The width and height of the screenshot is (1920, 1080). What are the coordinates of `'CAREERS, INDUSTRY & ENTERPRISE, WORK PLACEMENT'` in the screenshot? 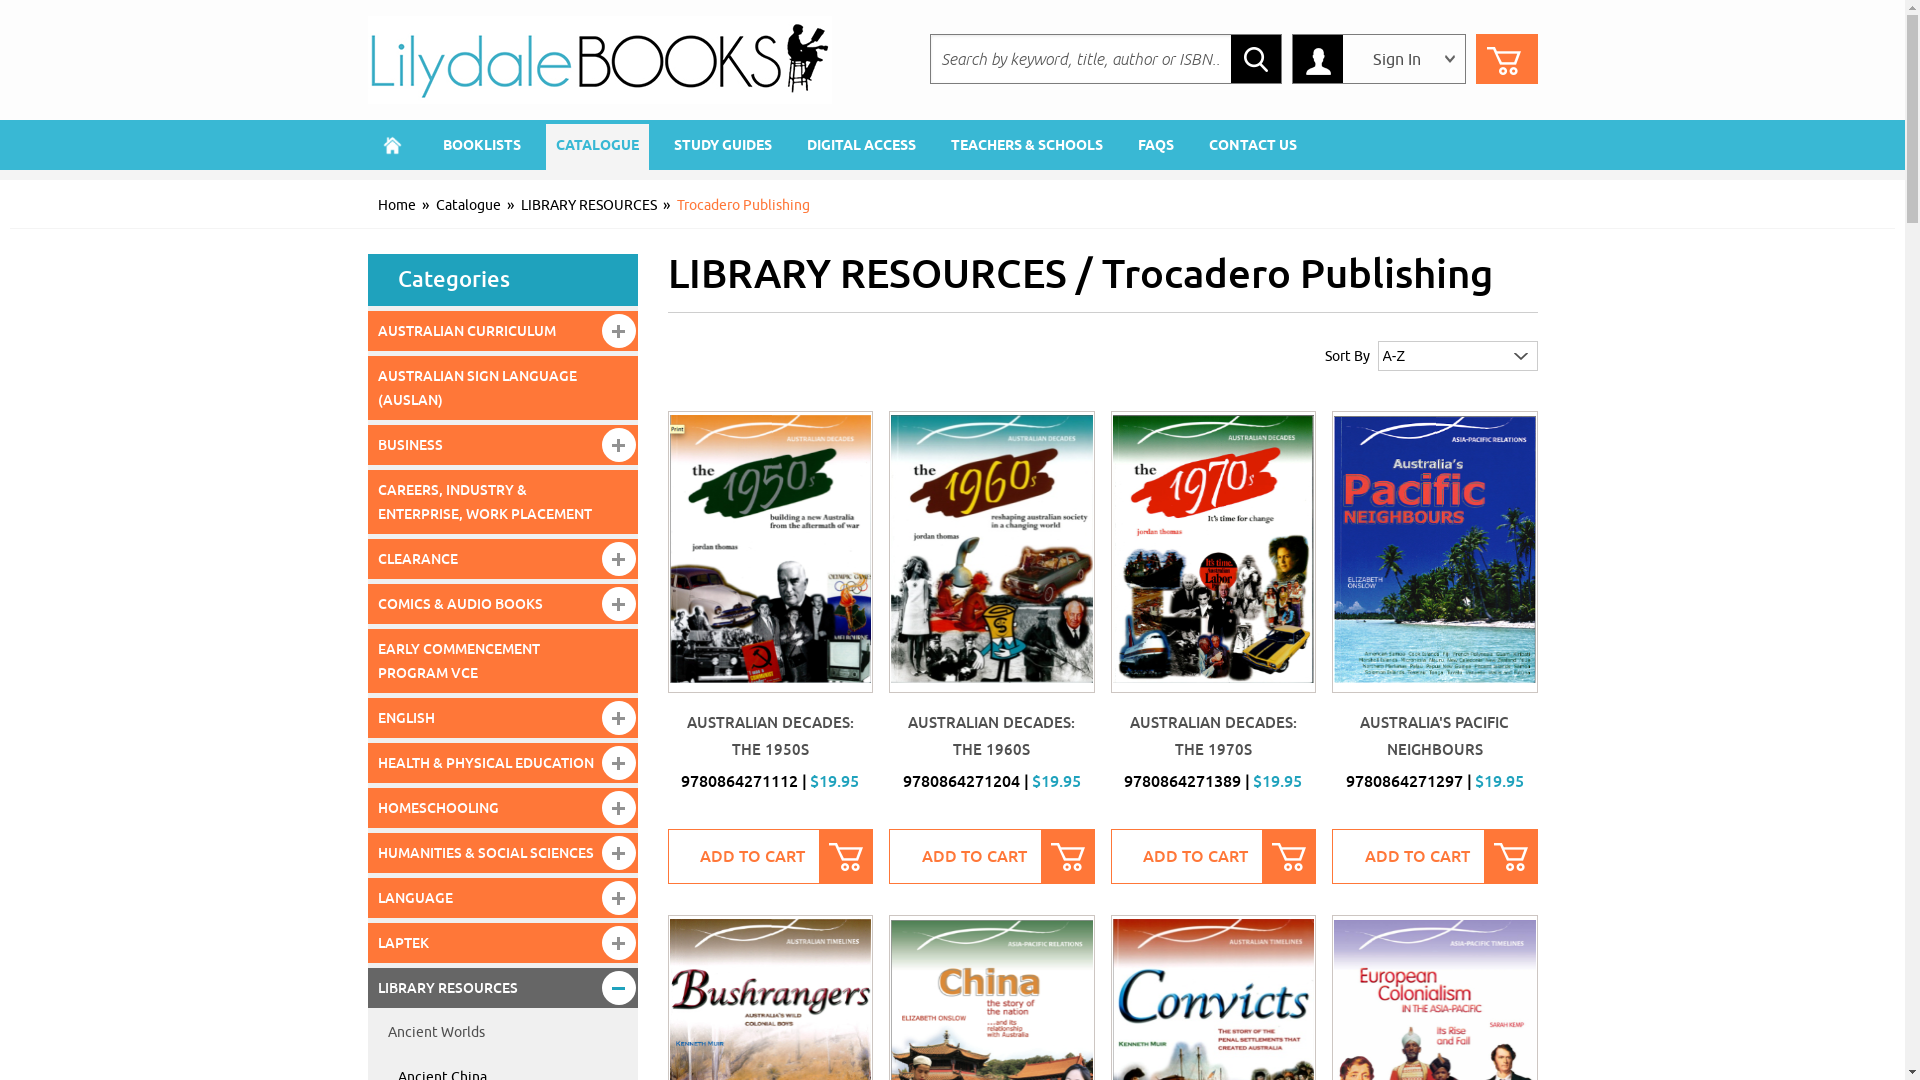 It's located at (503, 500).